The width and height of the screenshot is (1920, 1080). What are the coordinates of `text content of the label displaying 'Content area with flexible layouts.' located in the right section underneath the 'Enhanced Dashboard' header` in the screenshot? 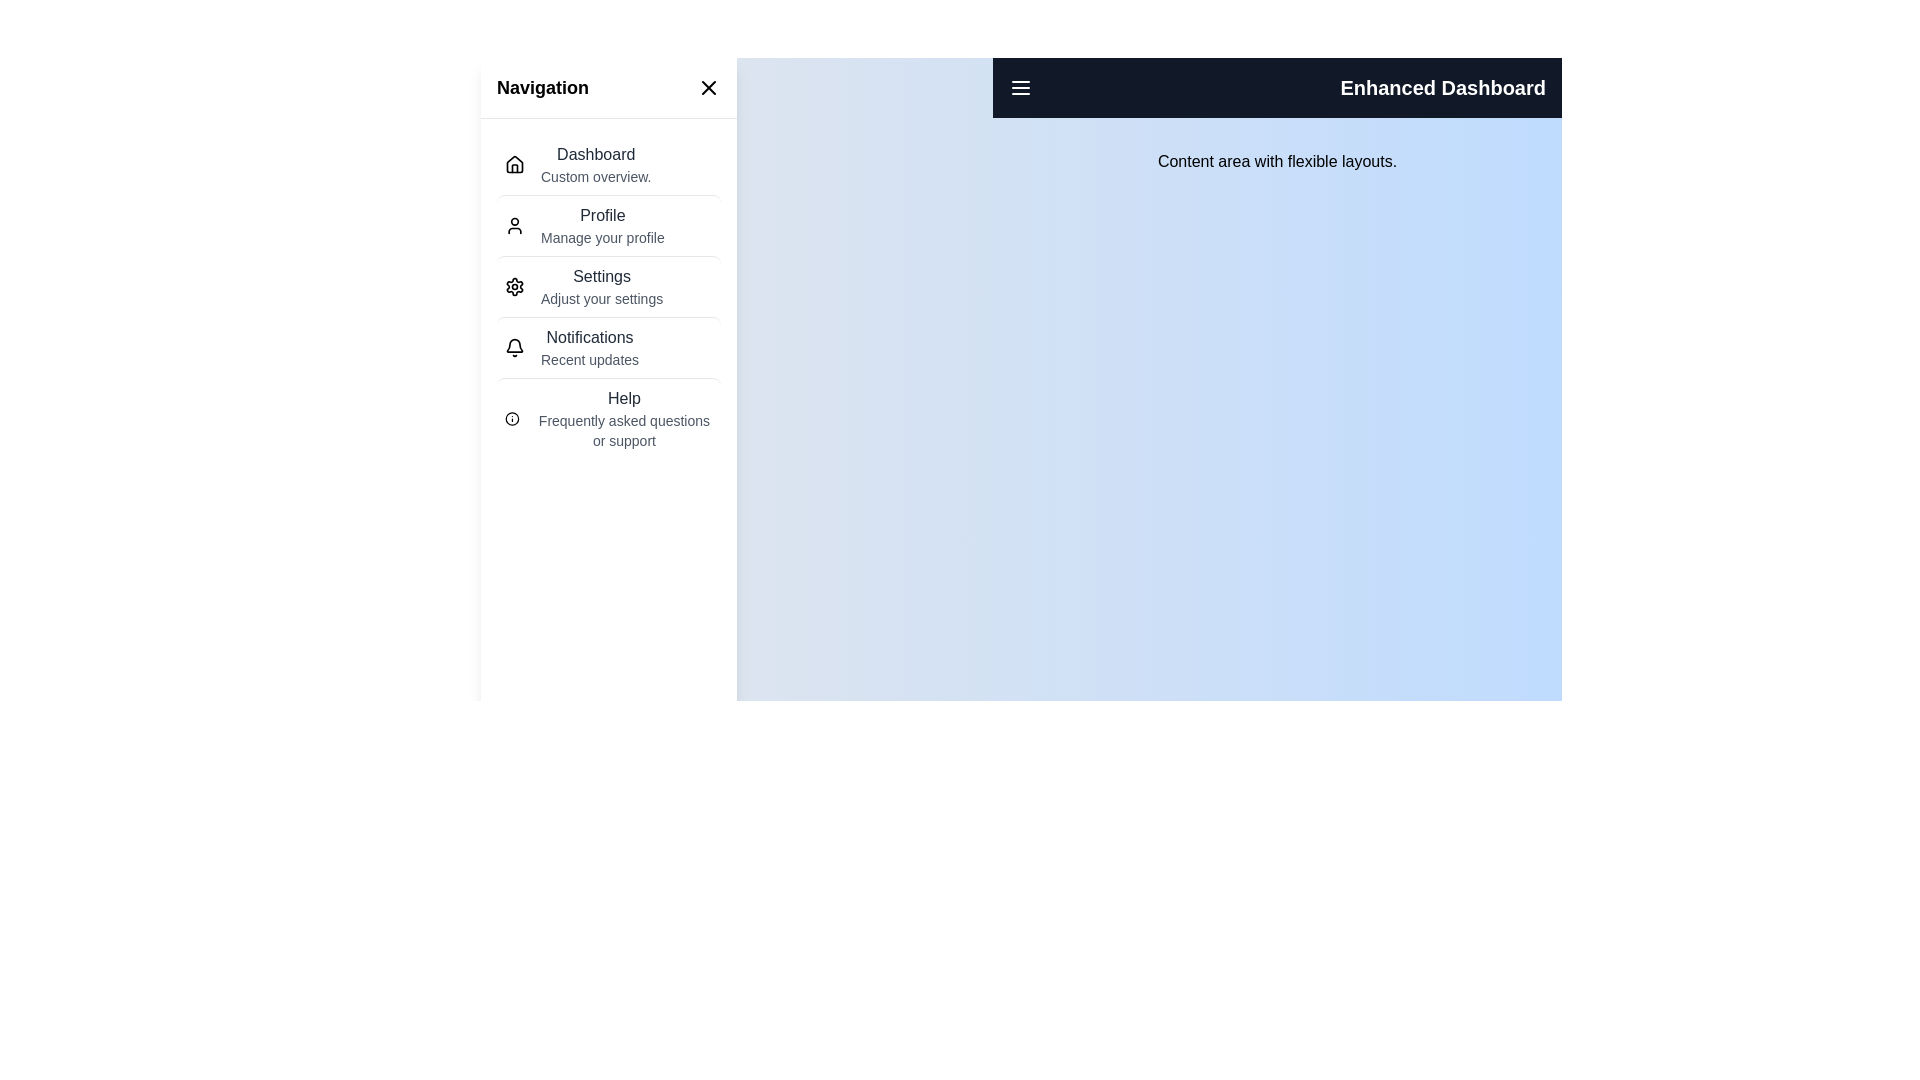 It's located at (1276, 161).